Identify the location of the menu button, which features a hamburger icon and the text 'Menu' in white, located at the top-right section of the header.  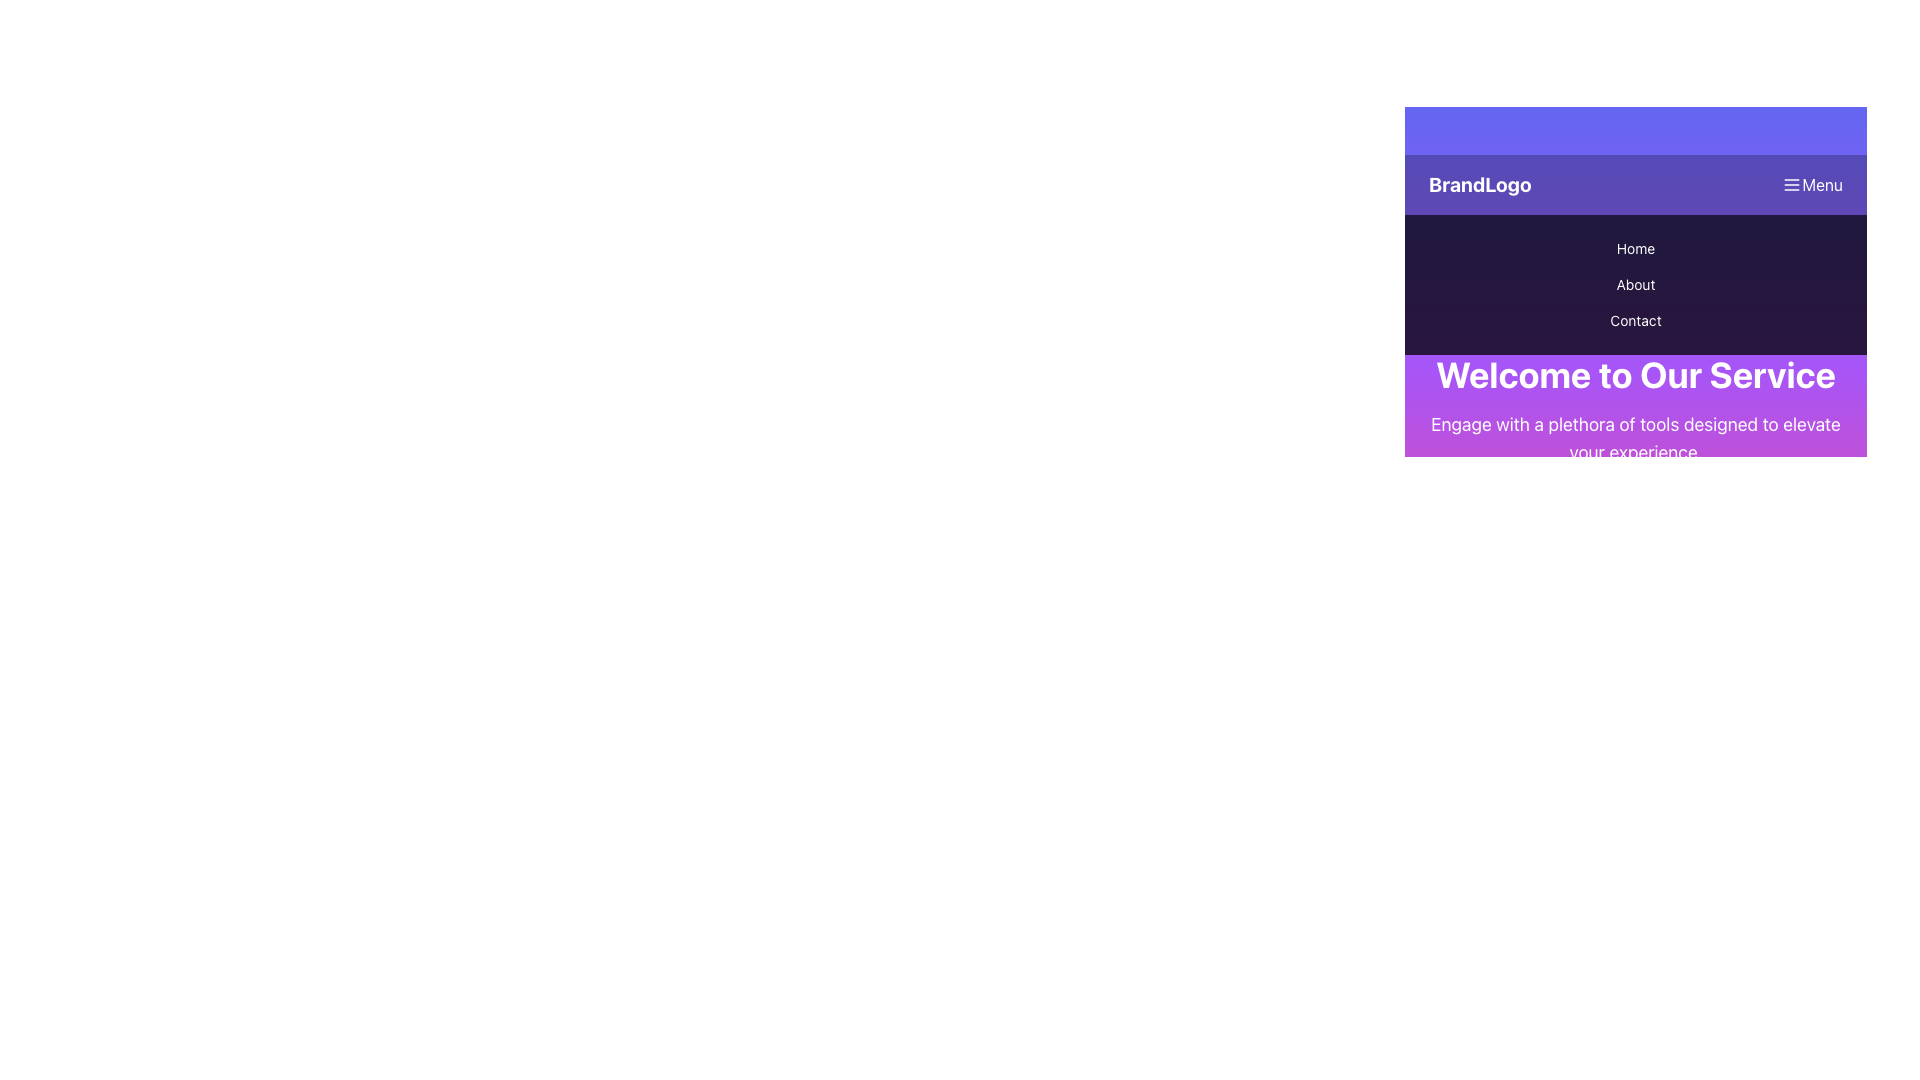
(1812, 185).